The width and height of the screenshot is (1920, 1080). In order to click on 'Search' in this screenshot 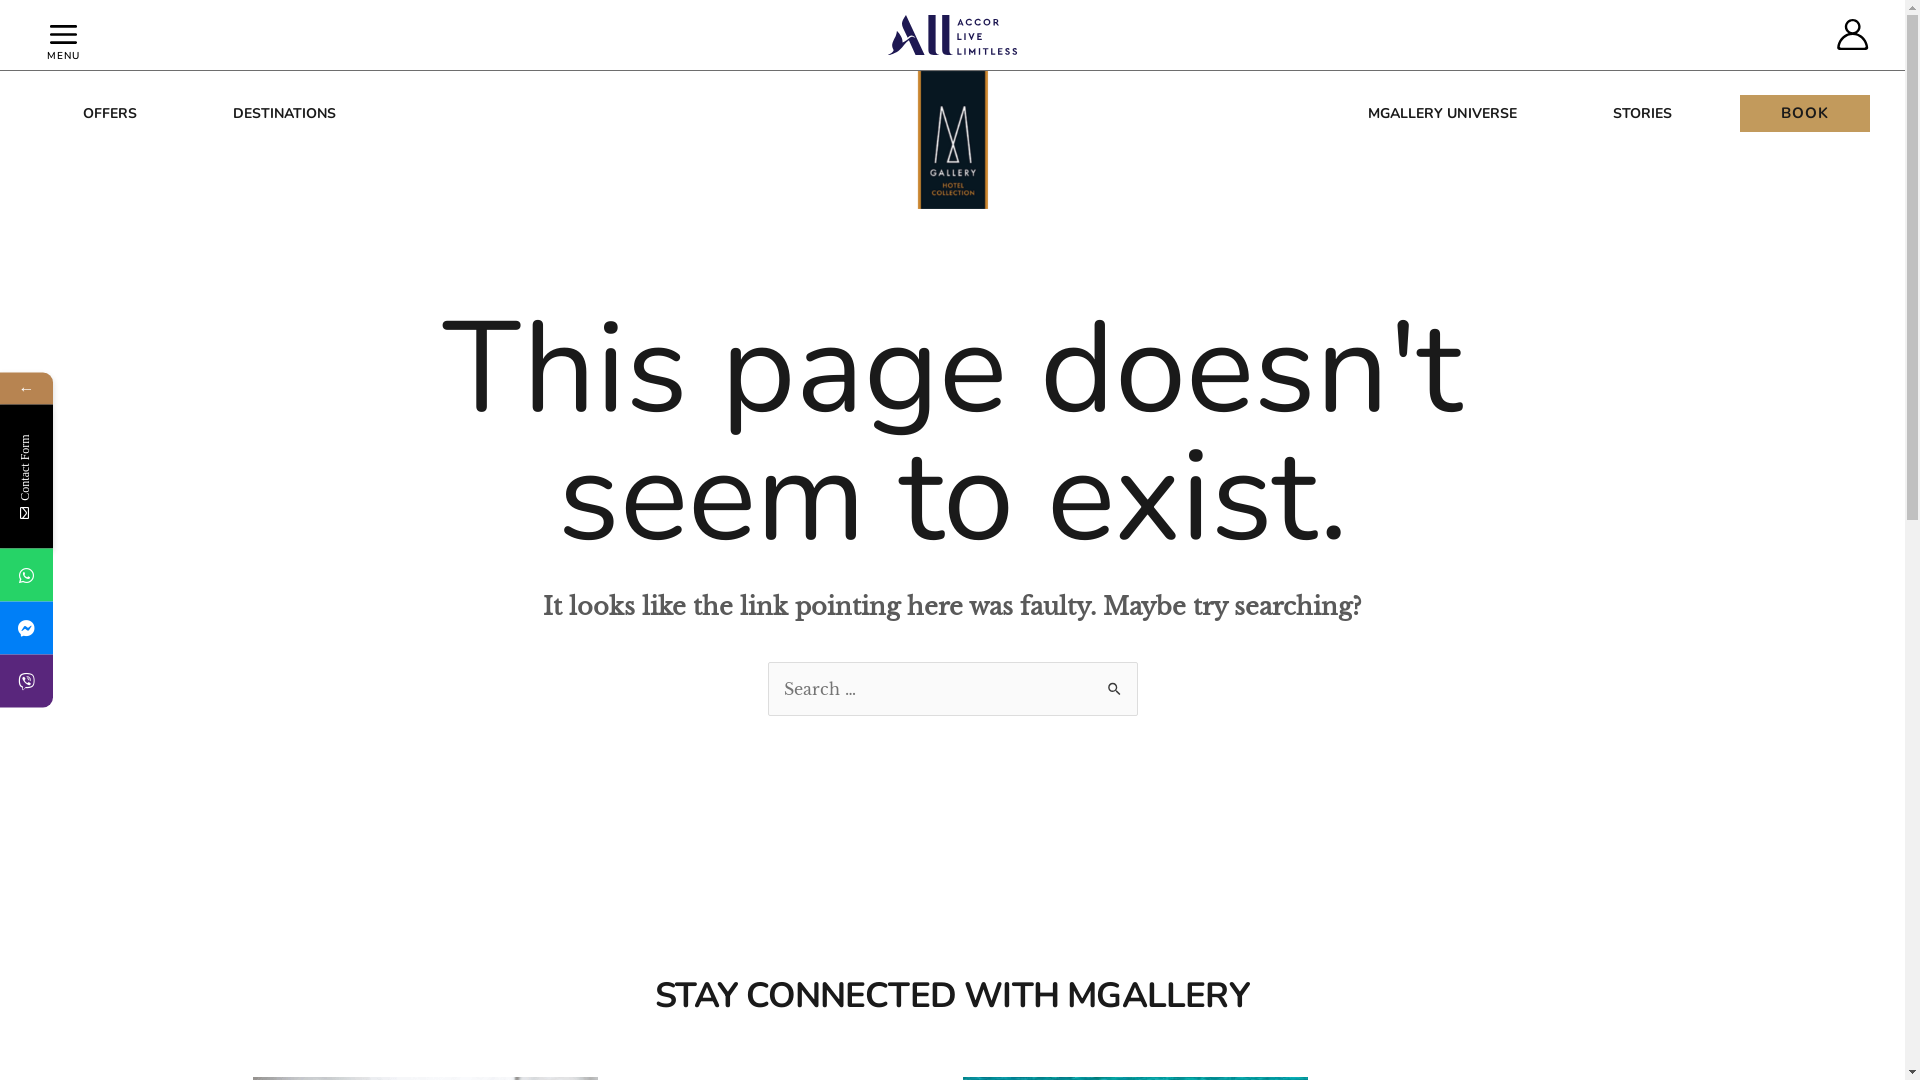, I will do `click(1113, 681)`.